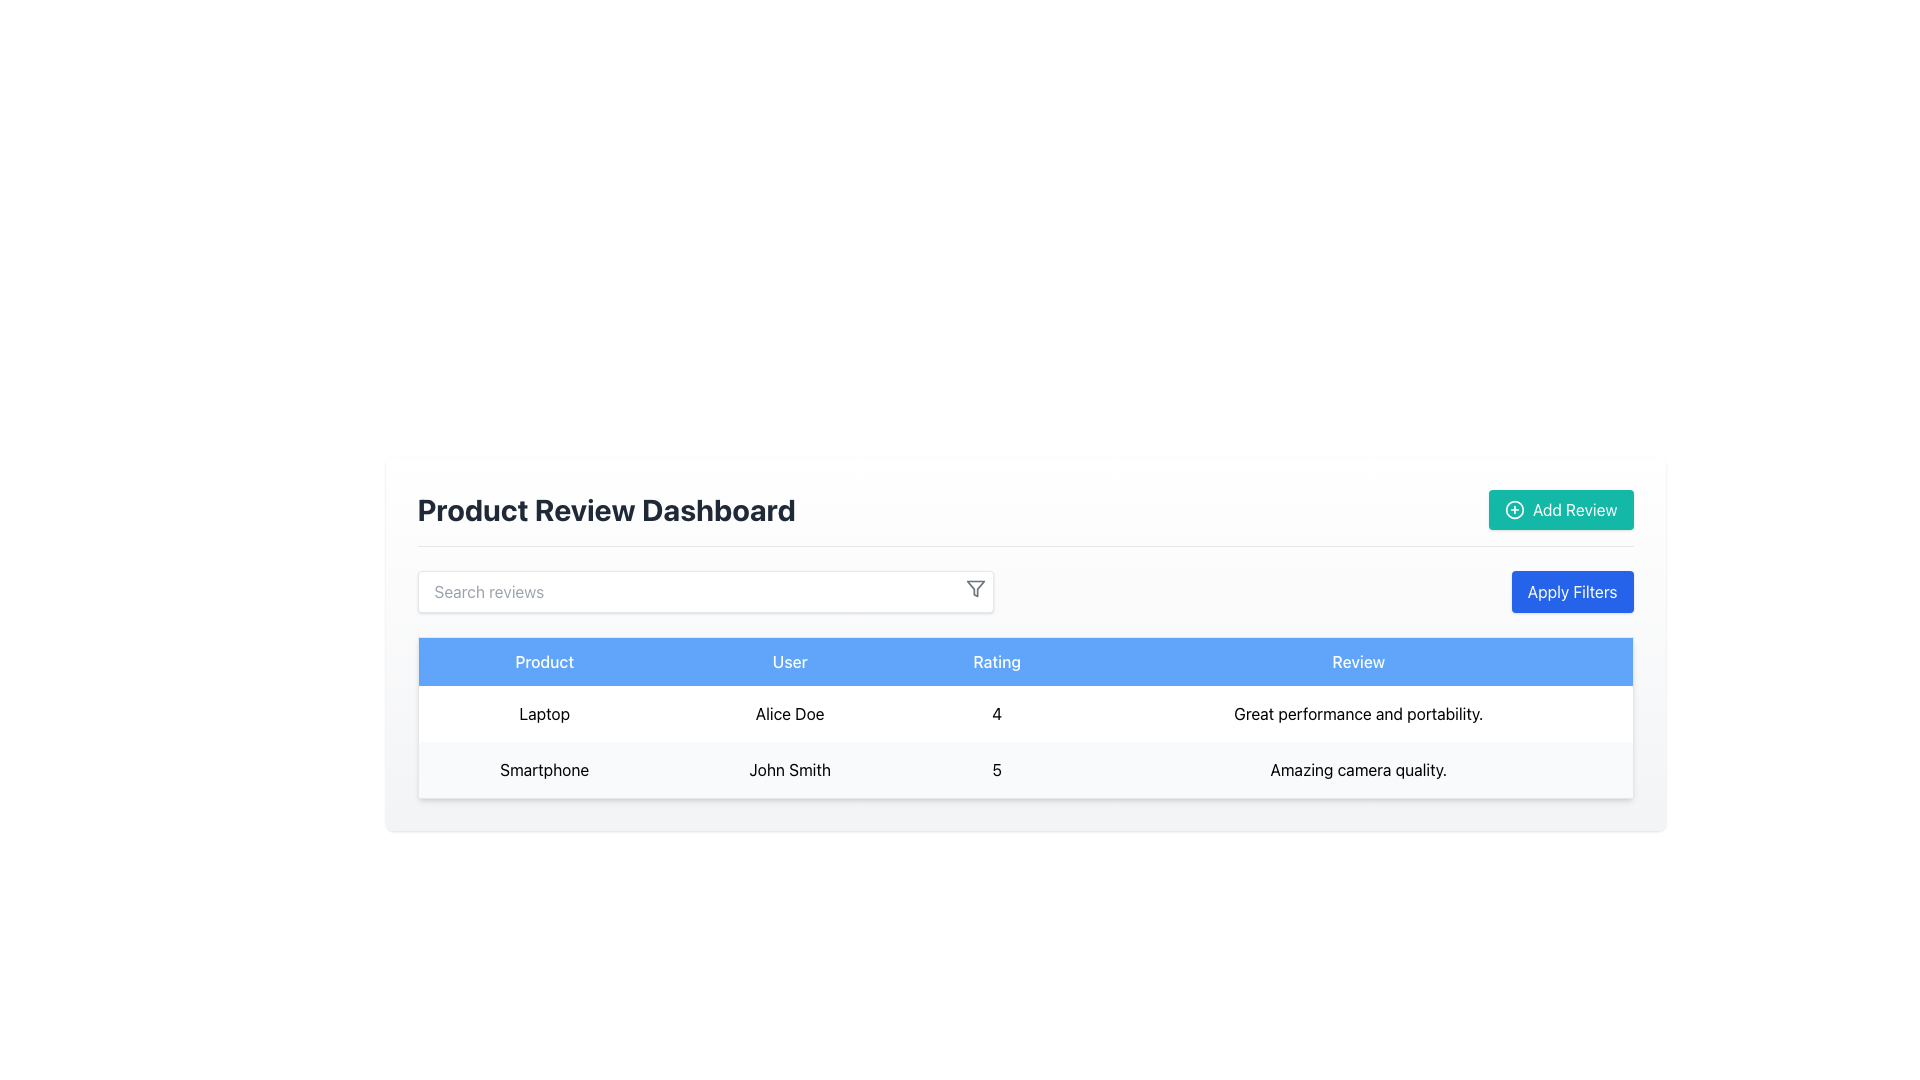 The height and width of the screenshot is (1080, 1920). What do you see at coordinates (1359, 661) in the screenshot?
I see `the text label indicating 'Reviews', which is the fourth header in the table, located at the top-right of the column headers` at bounding box center [1359, 661].